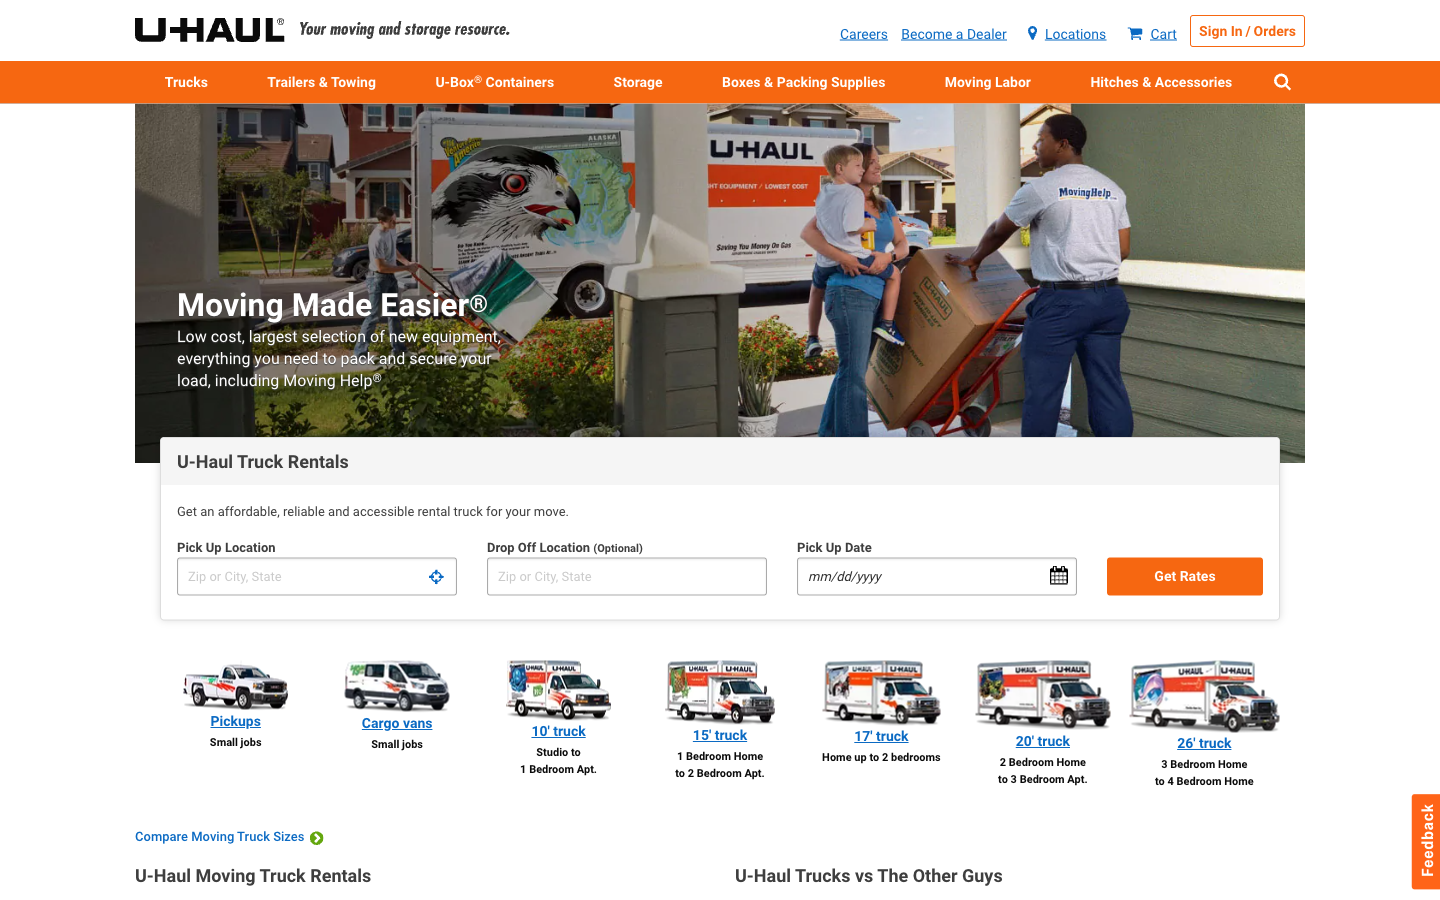 Image resolution: width=1440 pixels, height=900 pixels. What do you see at coordinates (316, 576) in the screenshot?
I see `pricing details for truck leasing starting at location A and ending at B` at bounding box center [316, 576].